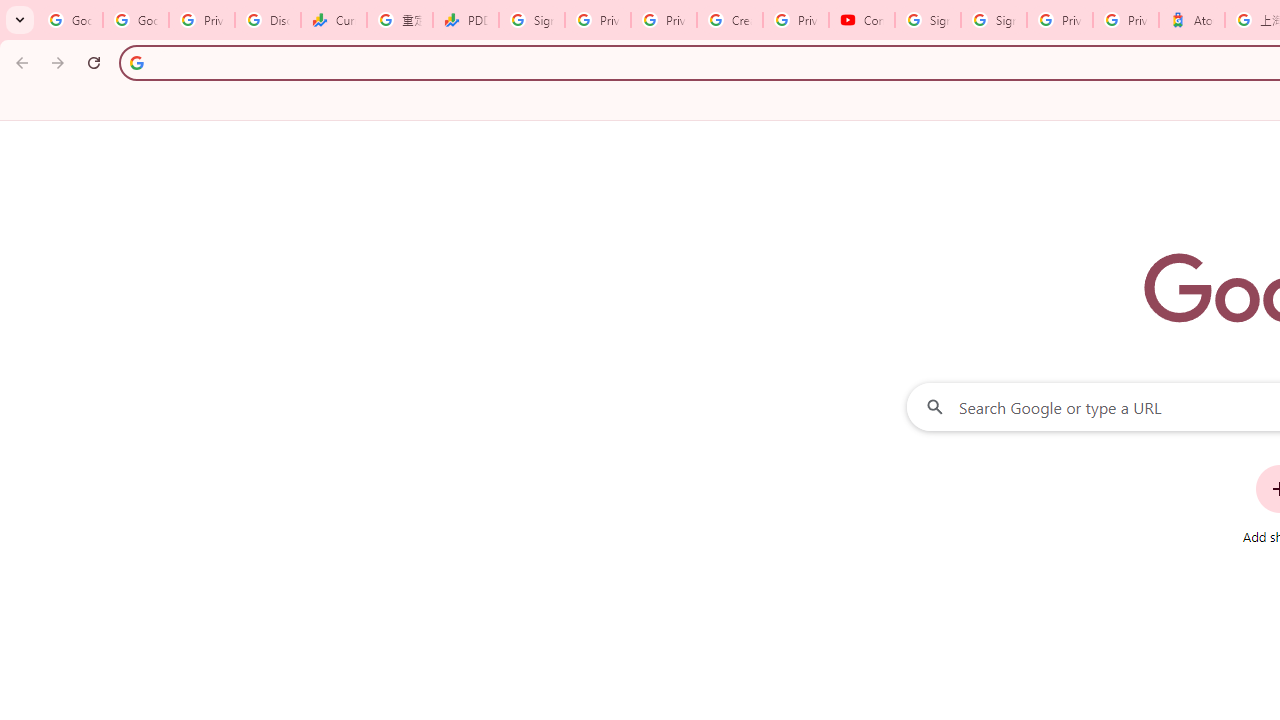 The image size is (1280, 720). I want to click on 'Content Creator Programs & Opportunities - YouTube Creators', so click(862, 20).